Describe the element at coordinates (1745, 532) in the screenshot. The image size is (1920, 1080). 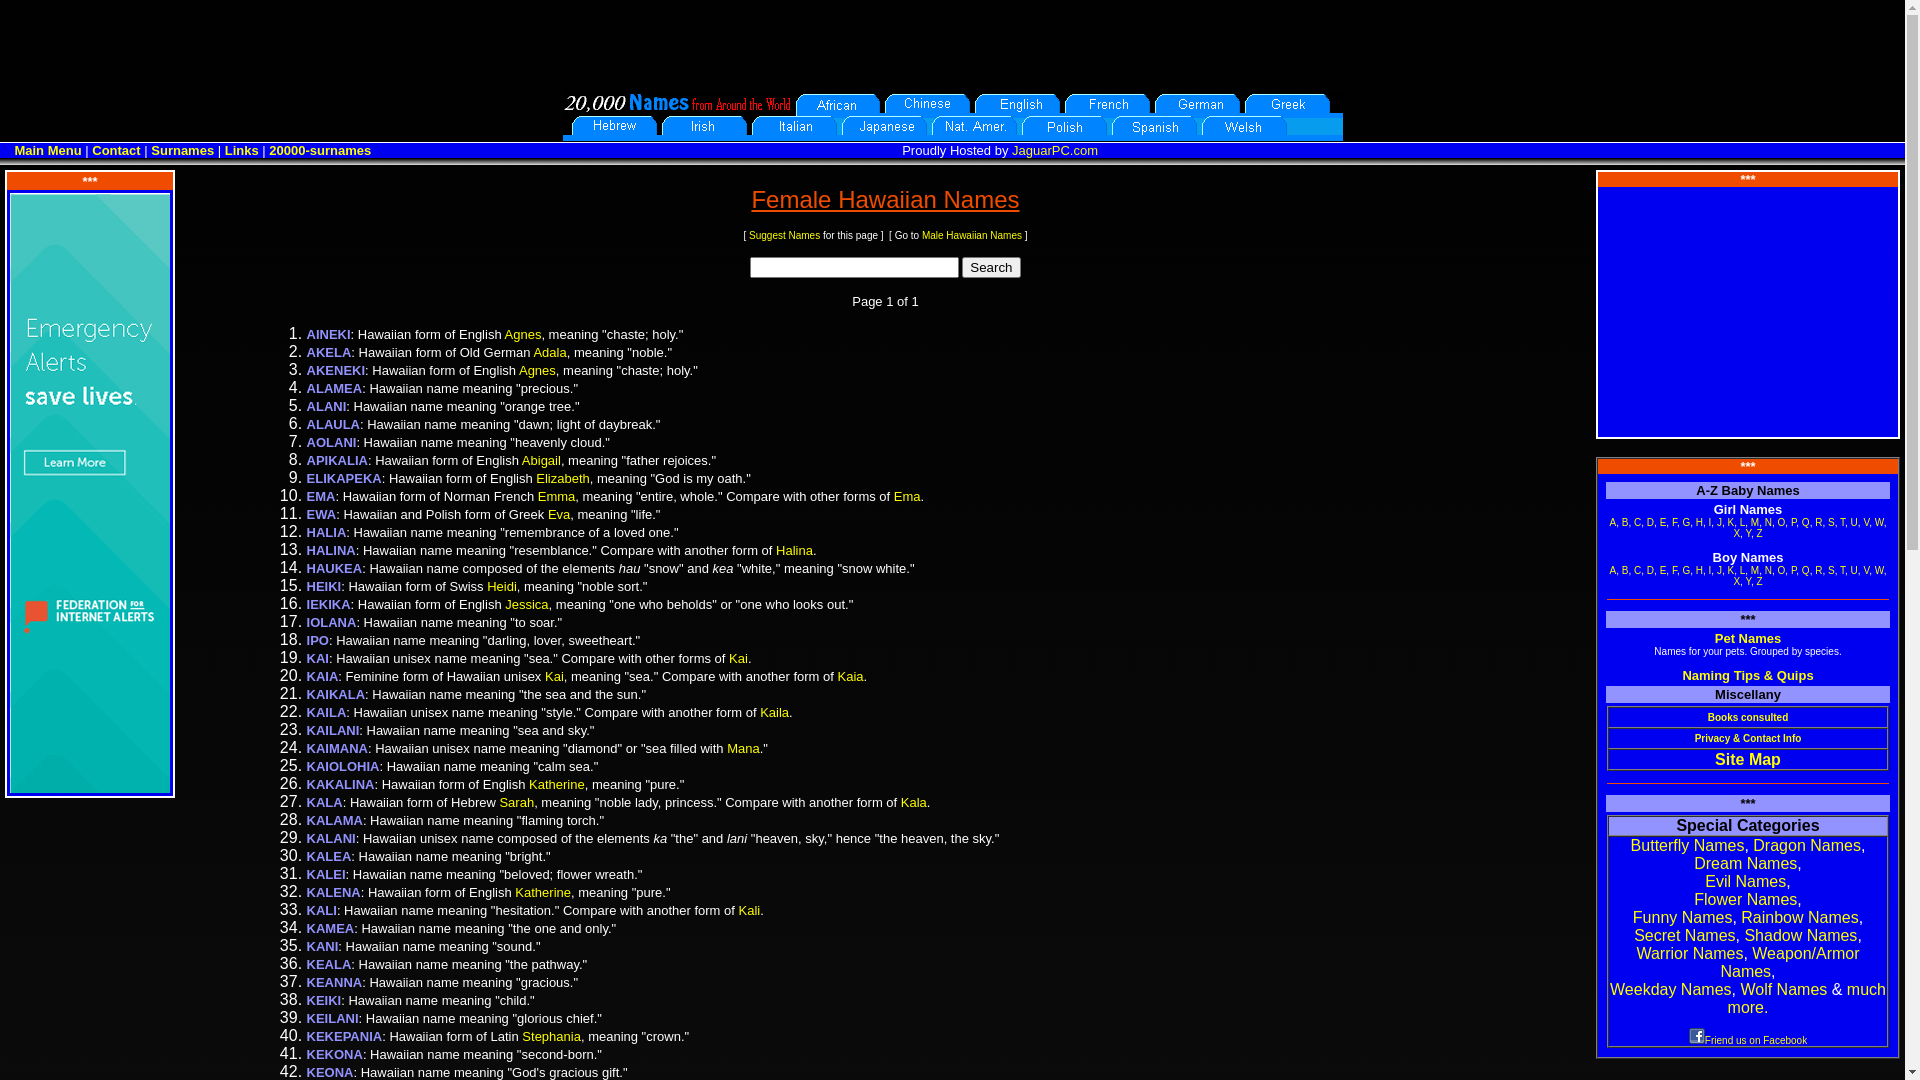
I see `'Y'` at that location.